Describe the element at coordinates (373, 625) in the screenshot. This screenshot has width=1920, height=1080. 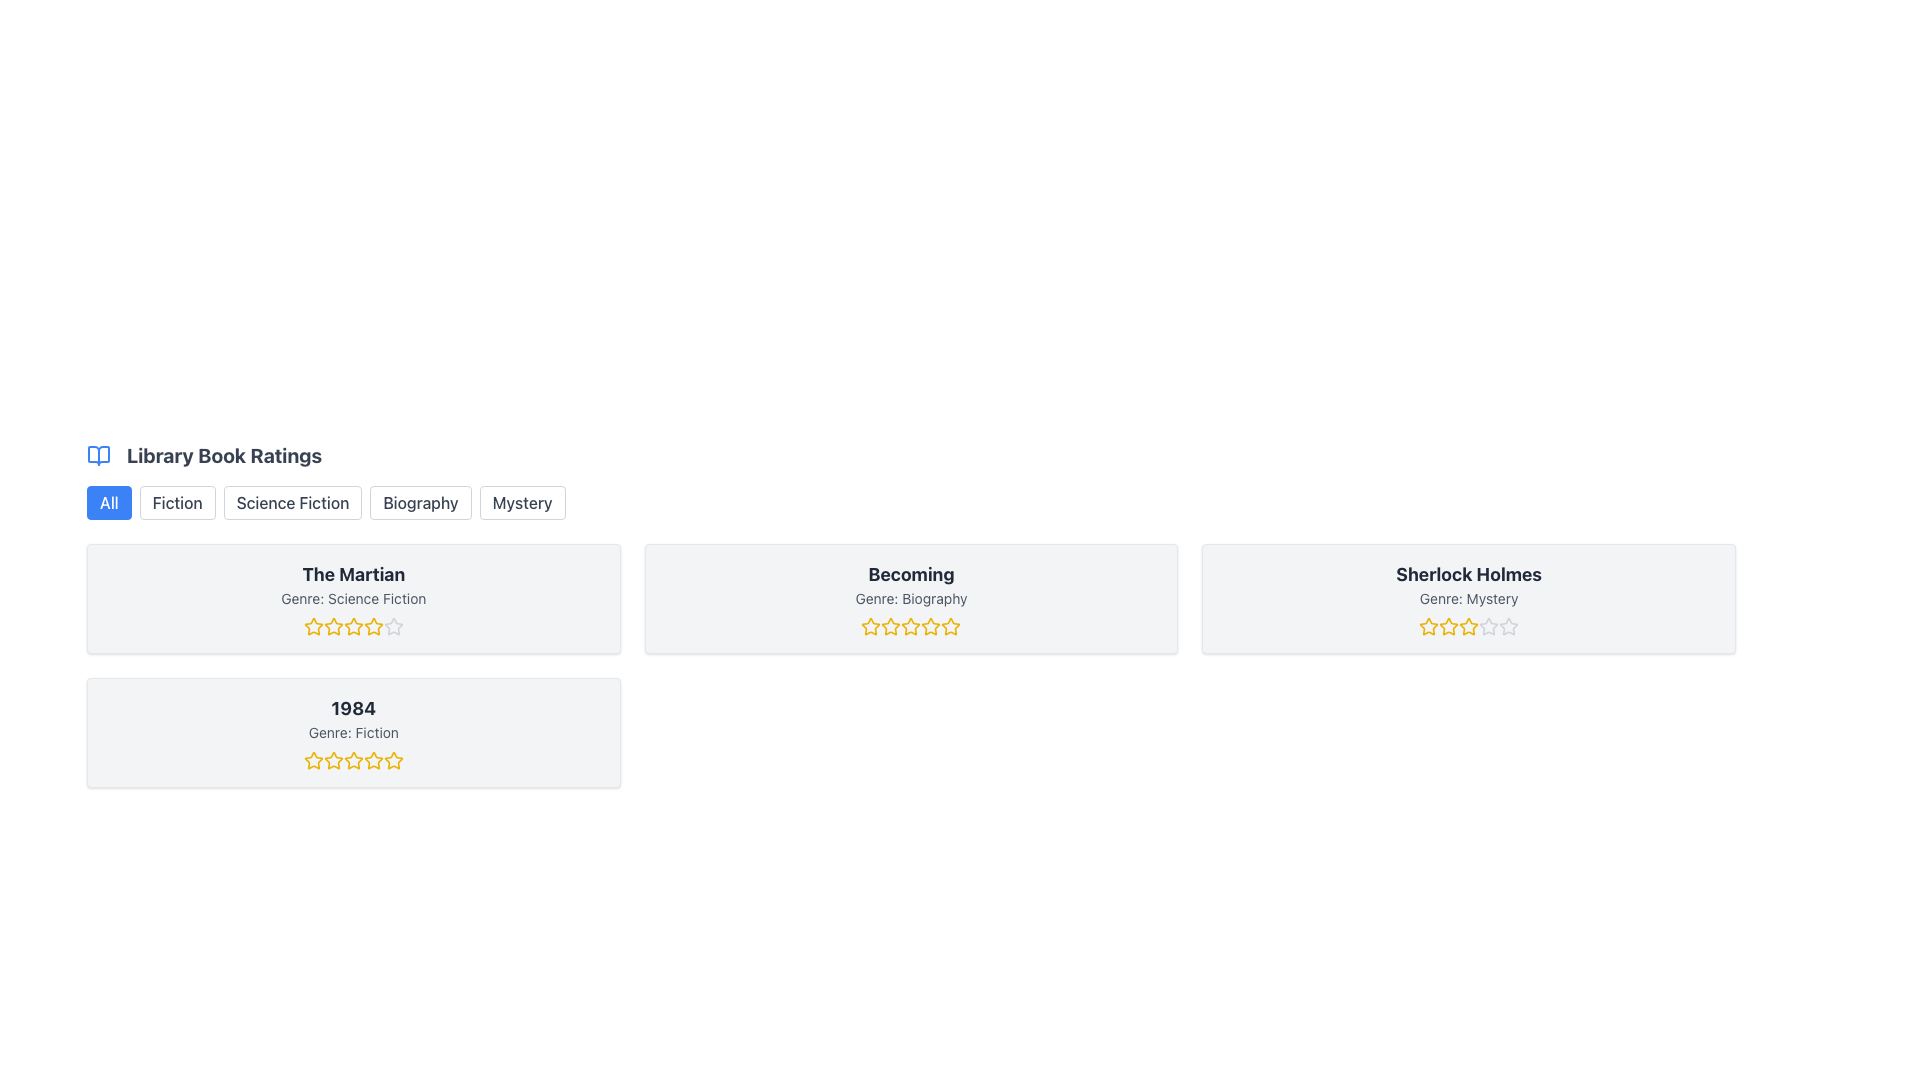
I see `the fourth clickable star icon used for rating under the book title 'The Martian' in the 'Library Book Ratings' section` at that location.